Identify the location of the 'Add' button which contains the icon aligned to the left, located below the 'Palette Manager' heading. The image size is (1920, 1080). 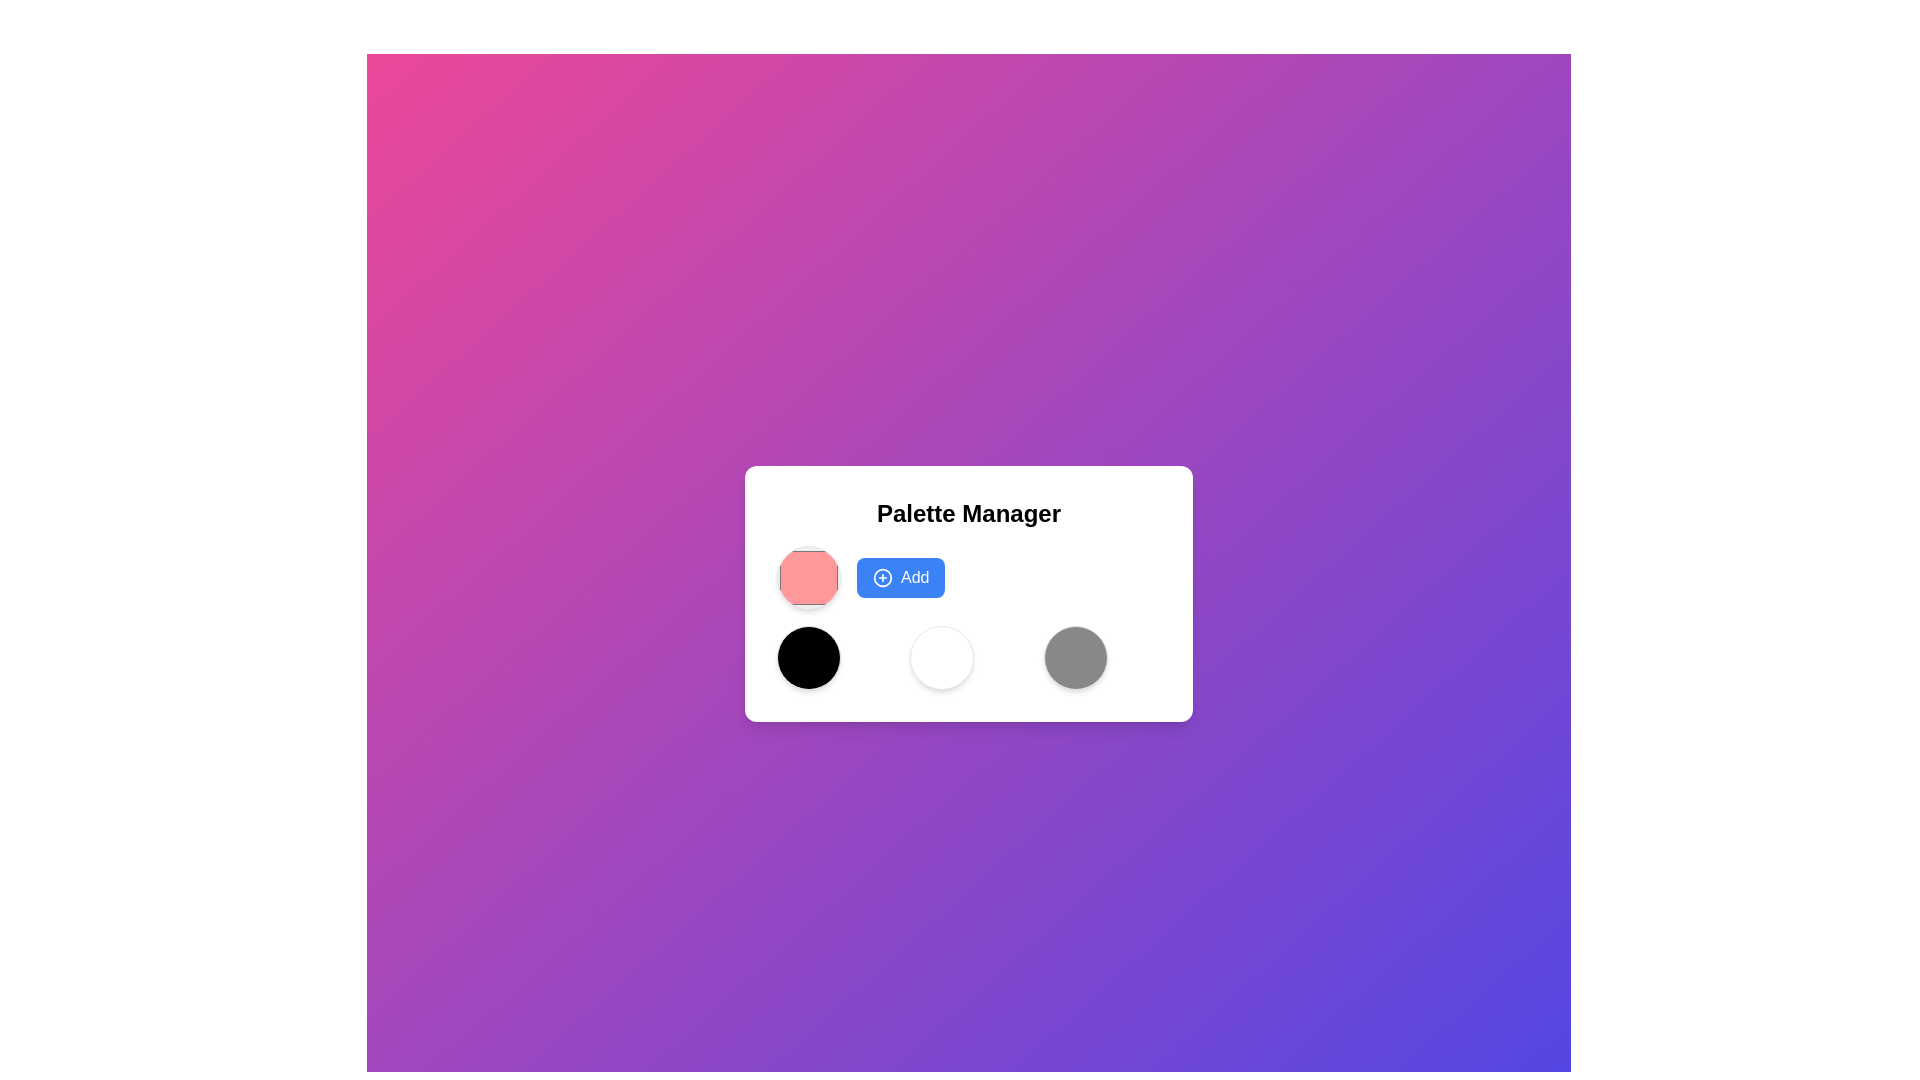
(882, 578).